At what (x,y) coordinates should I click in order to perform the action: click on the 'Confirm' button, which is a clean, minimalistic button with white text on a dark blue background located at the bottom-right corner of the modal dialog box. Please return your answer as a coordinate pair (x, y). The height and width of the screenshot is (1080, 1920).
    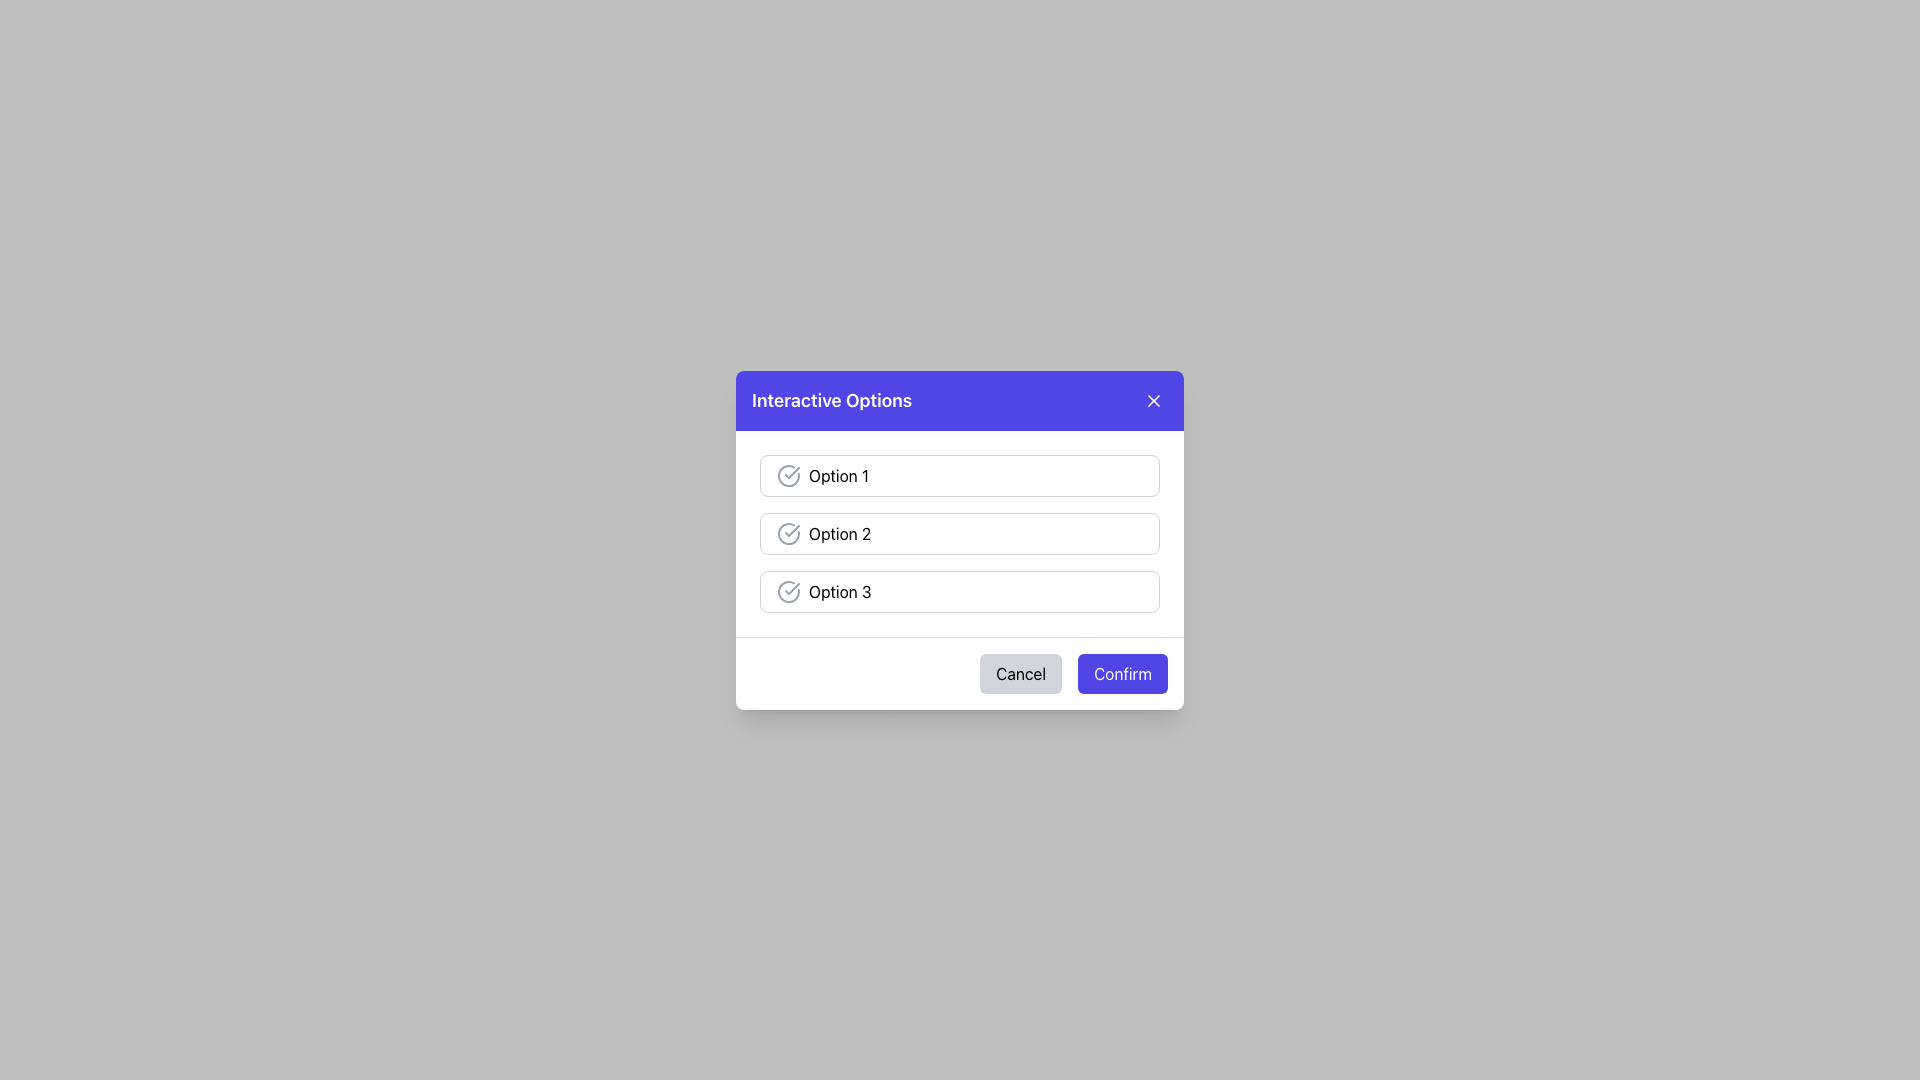
    Looking at the image, I should click on (1123, 673).